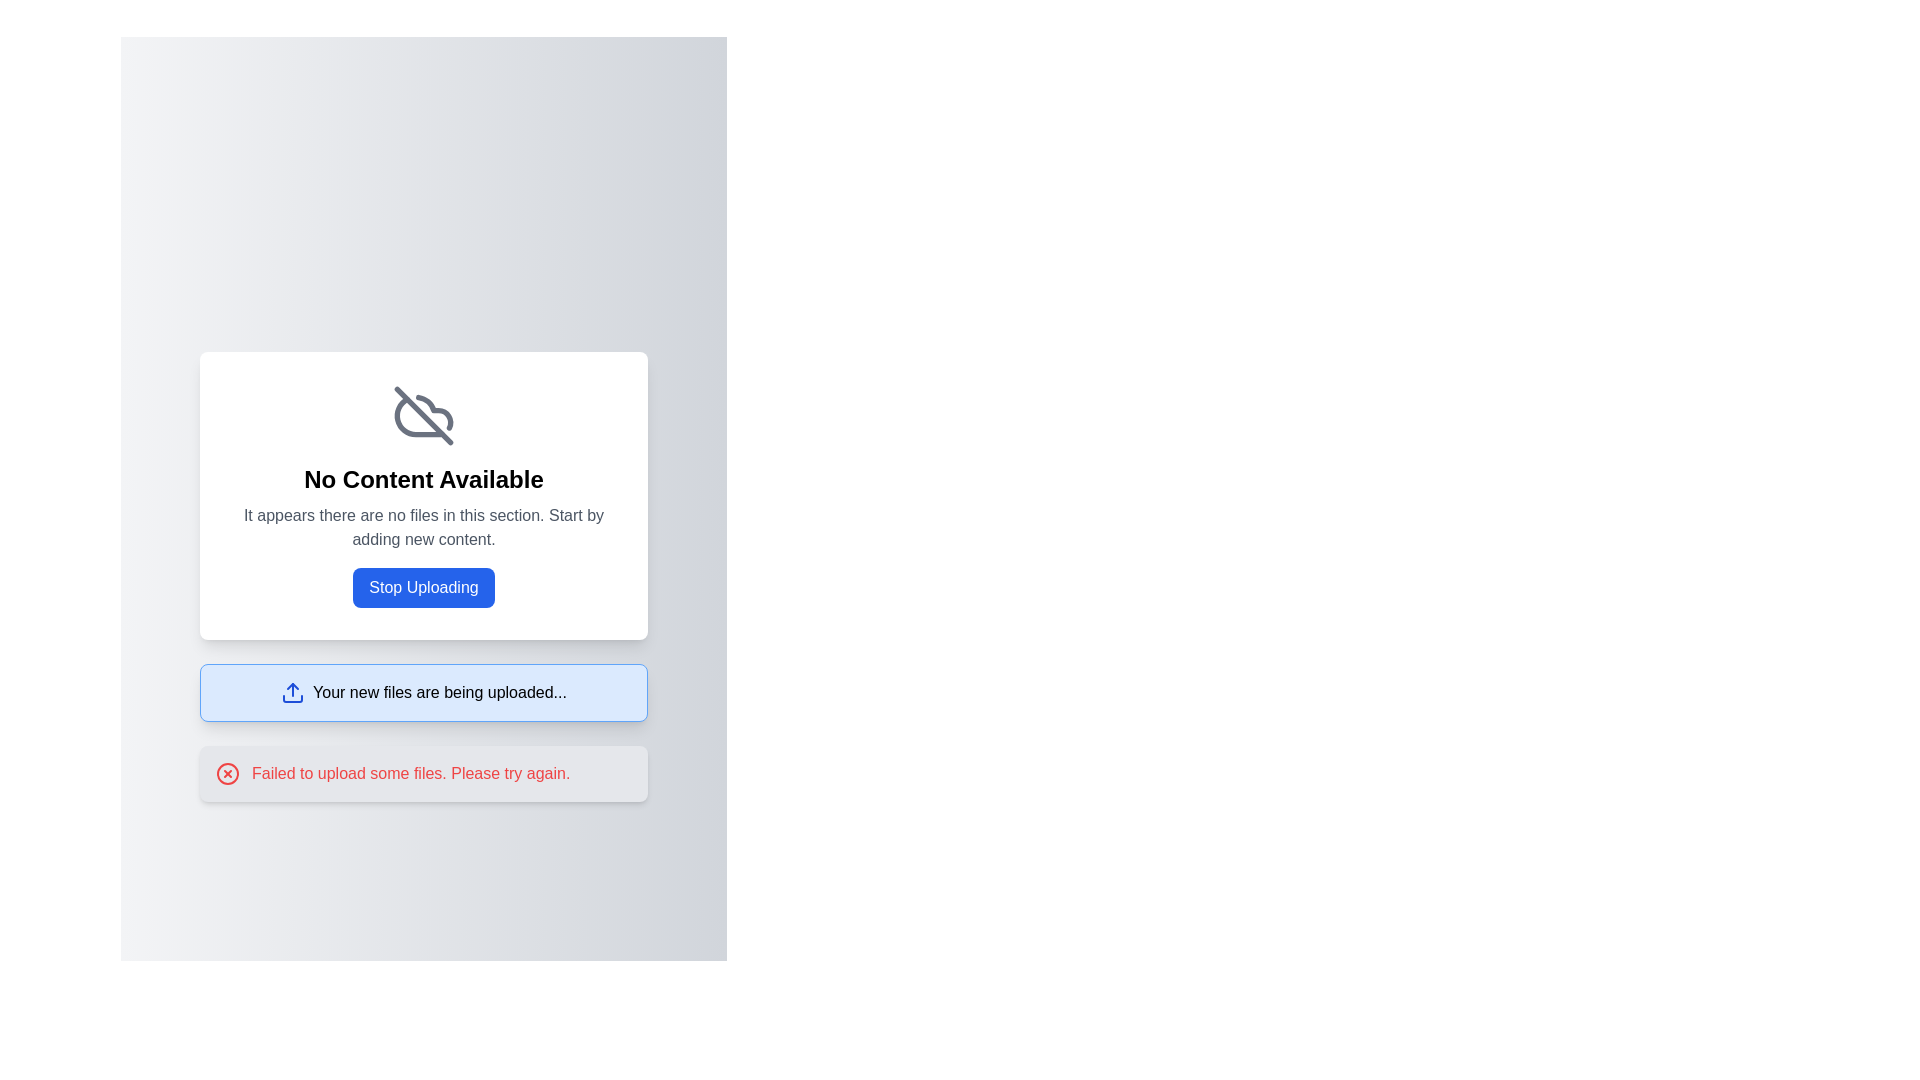  I want to click on error message from the Notification box that appears below the 'Your new files are being uploaded...' notification, so click(422, 773).